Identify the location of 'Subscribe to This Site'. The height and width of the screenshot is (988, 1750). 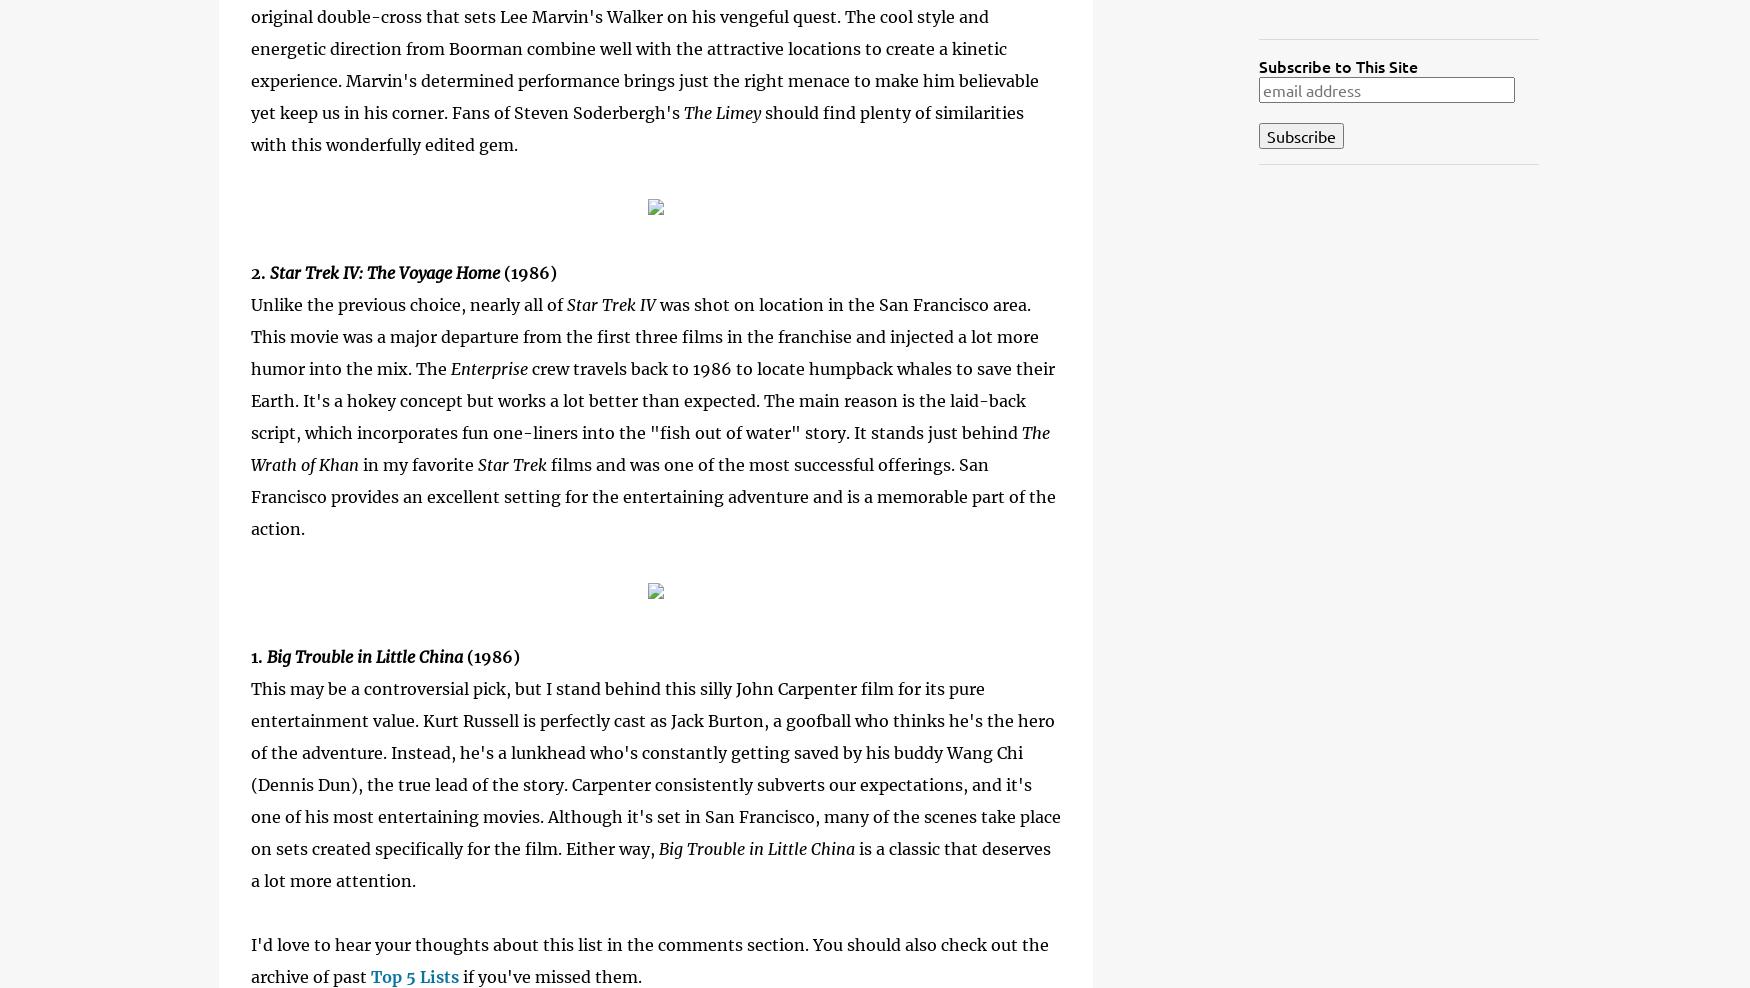
(1338, 65).